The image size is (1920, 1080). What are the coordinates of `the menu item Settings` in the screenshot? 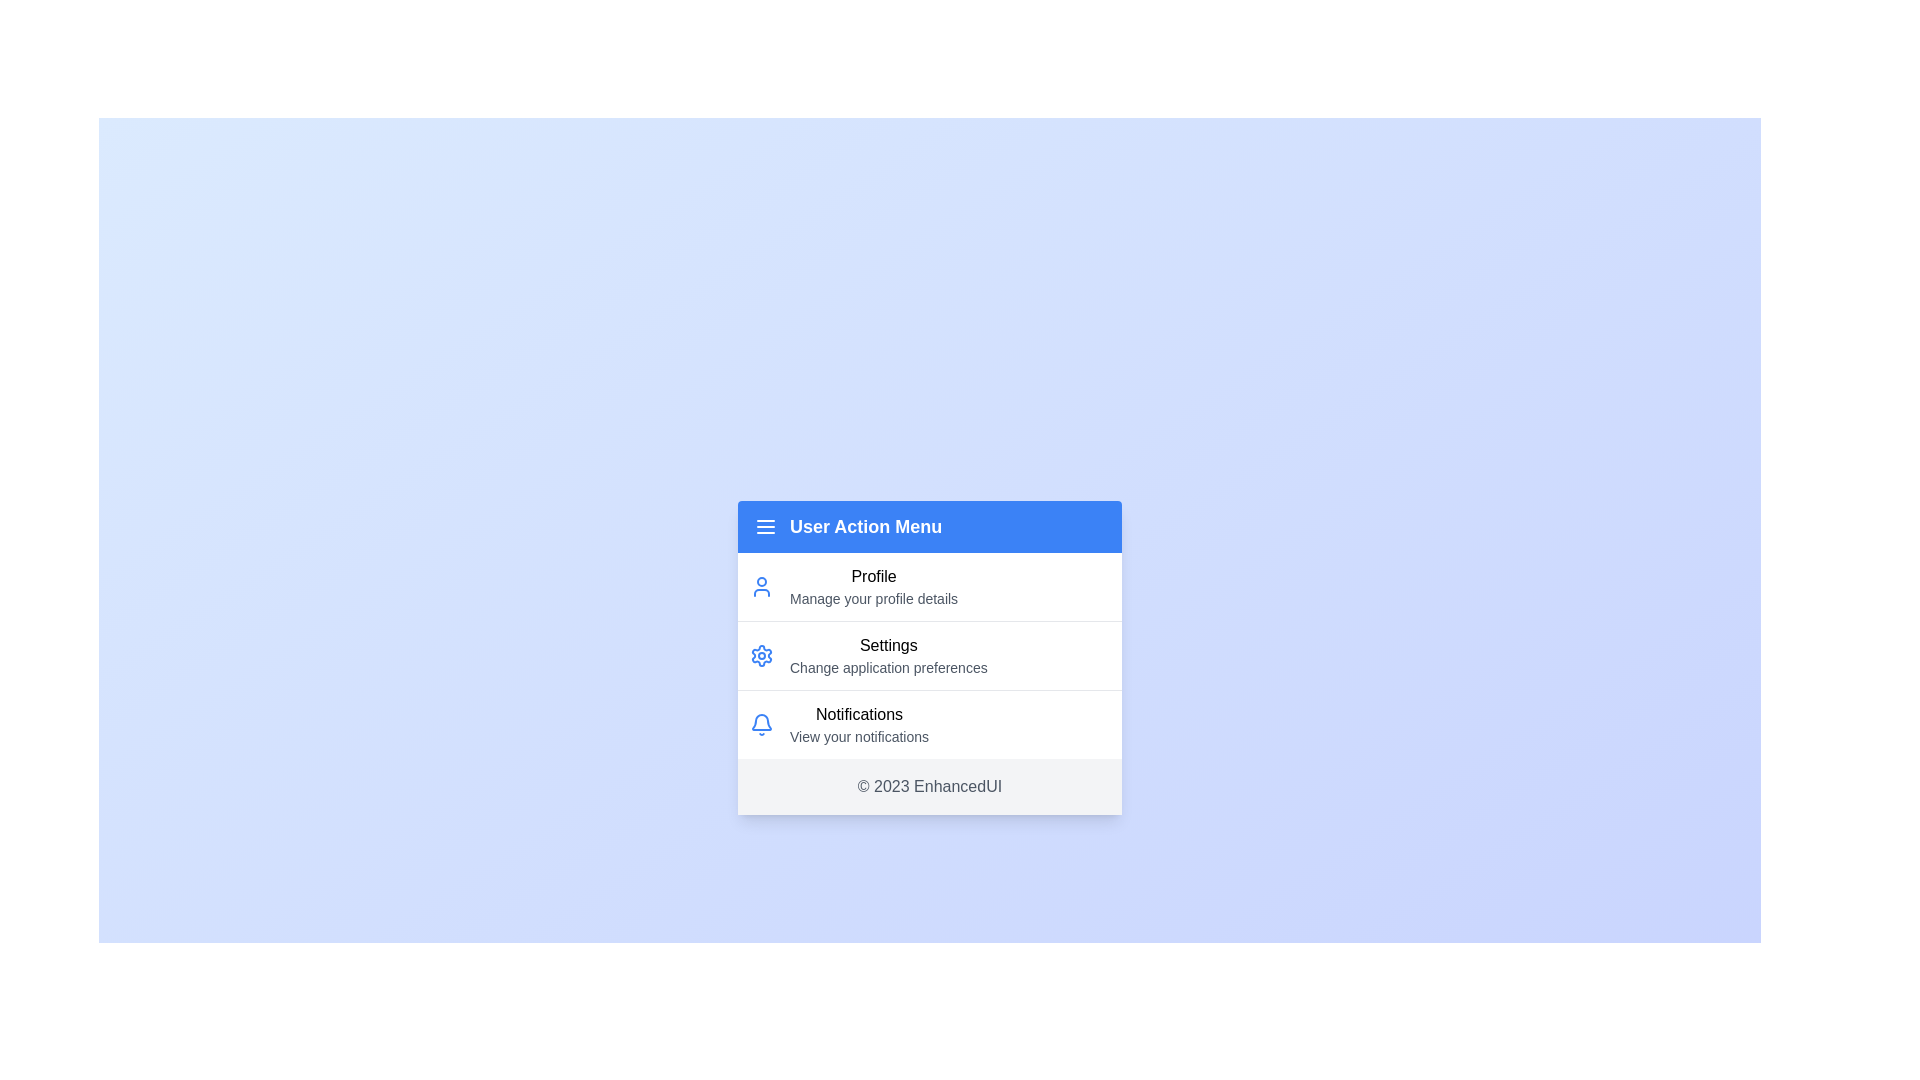 It's located at (929, 655).